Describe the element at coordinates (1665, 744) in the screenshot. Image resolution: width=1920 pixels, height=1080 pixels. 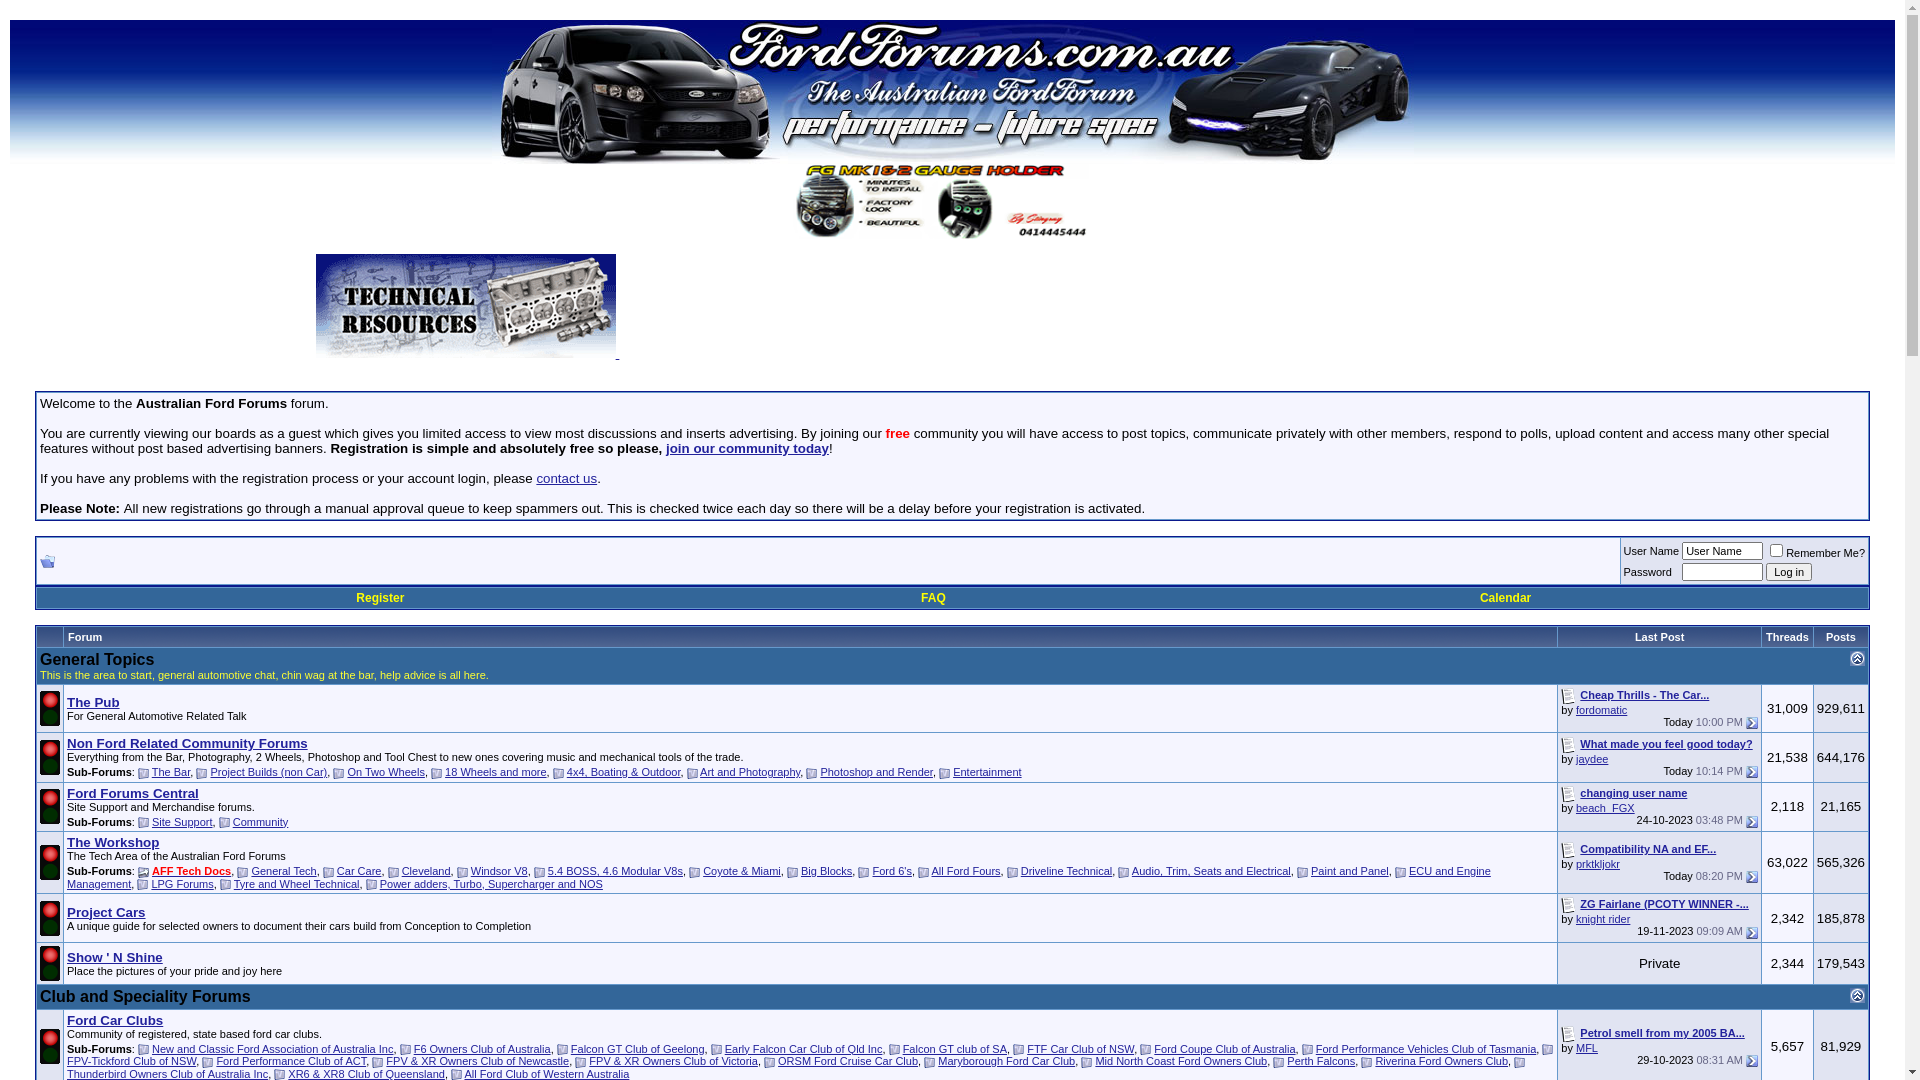
I see `'What made you feel good today?'` at that location.